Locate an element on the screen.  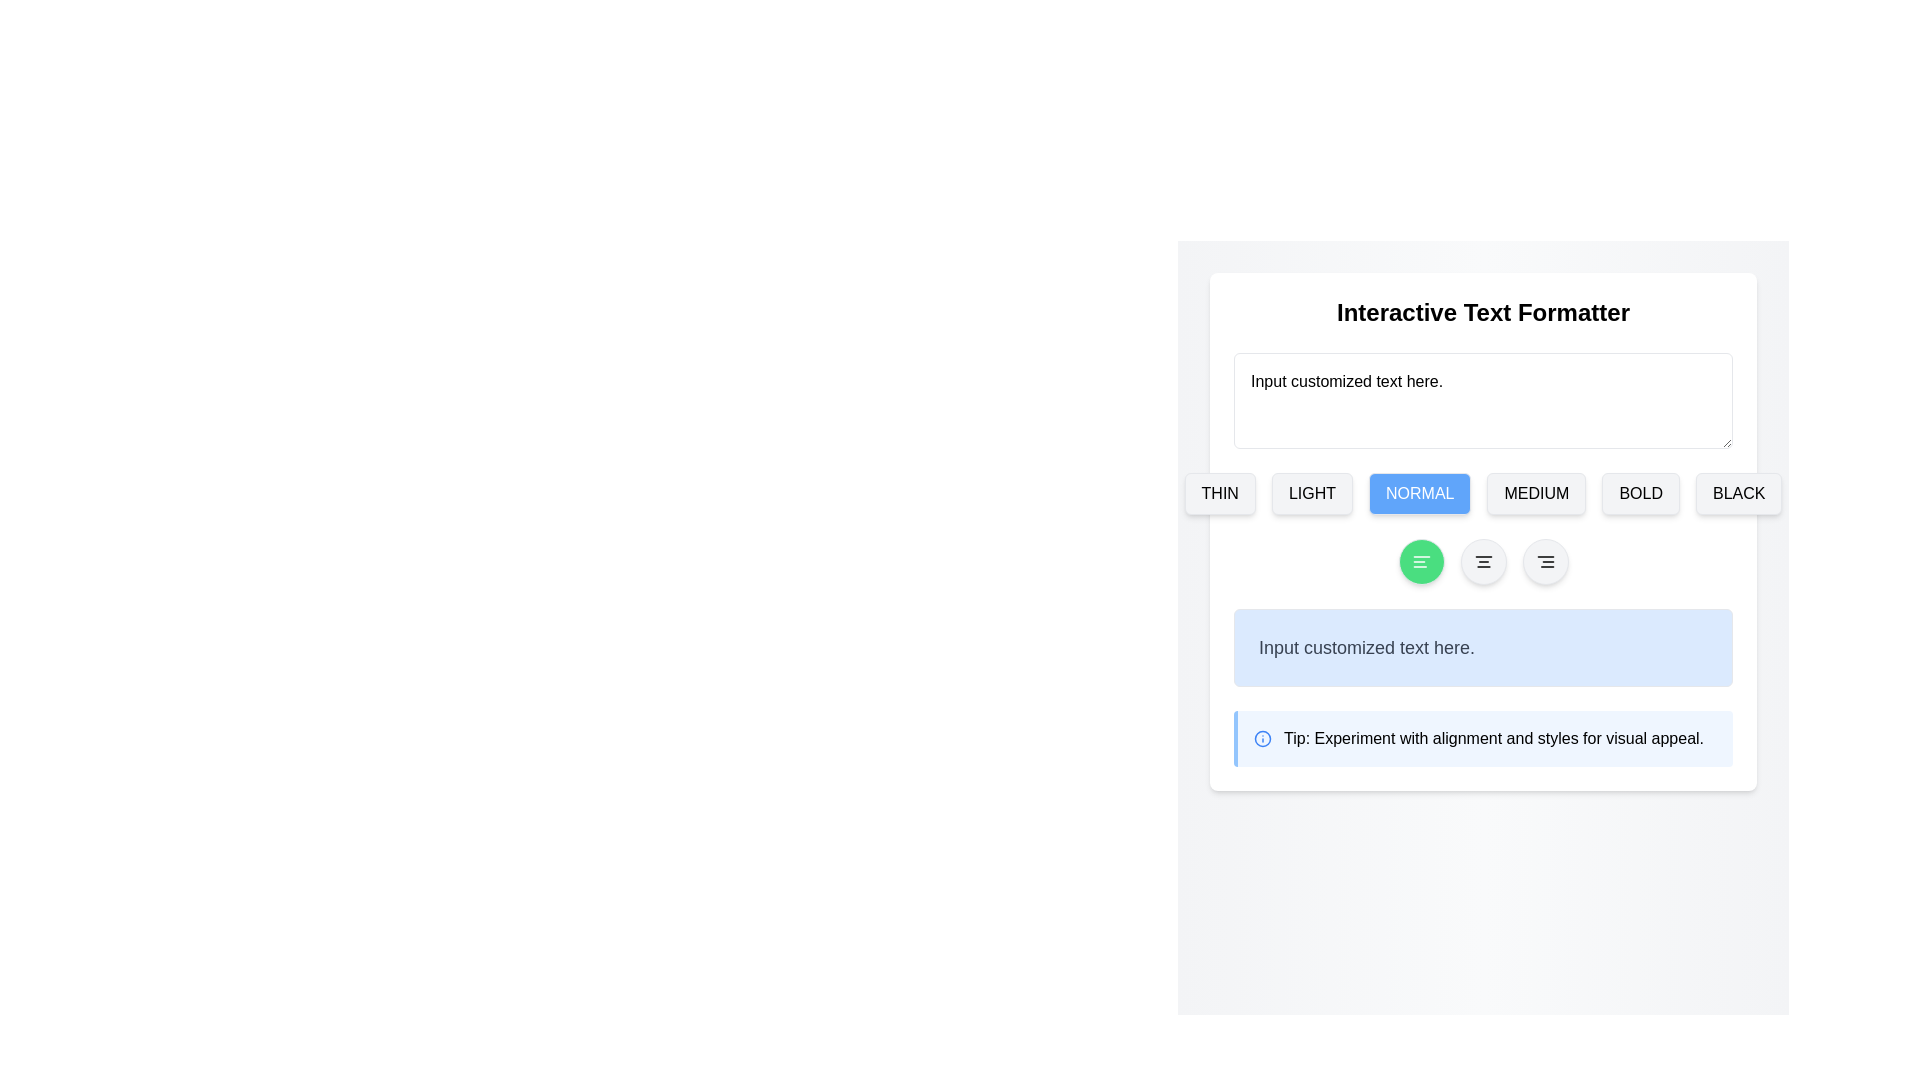
the icon indicating helpful information located in the blue-bordered panel near the bottom of the interface, to the left of the text 'Tip: Experiment with alignment and styles for visual appeal.' is located at coordinates (1261, 739).